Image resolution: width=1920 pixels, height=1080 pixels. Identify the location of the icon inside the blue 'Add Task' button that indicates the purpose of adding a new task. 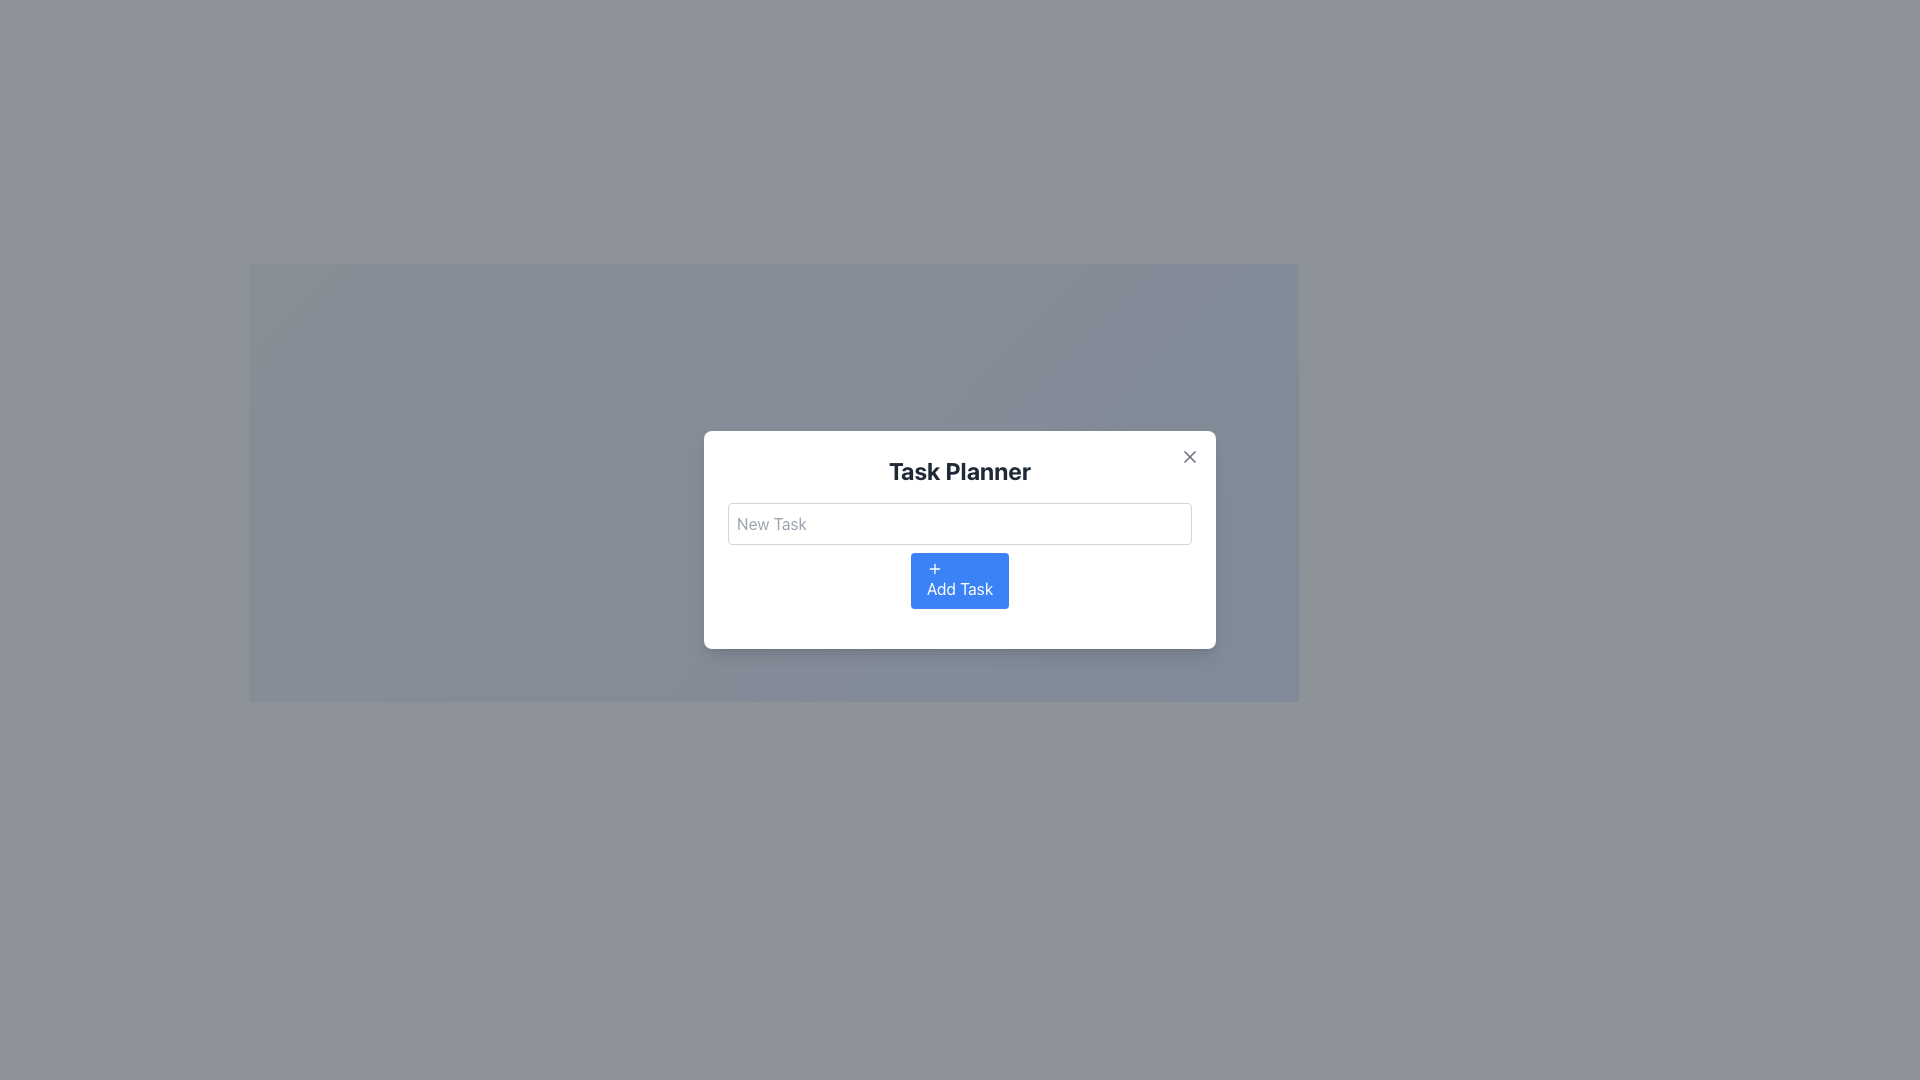
(933, 569).